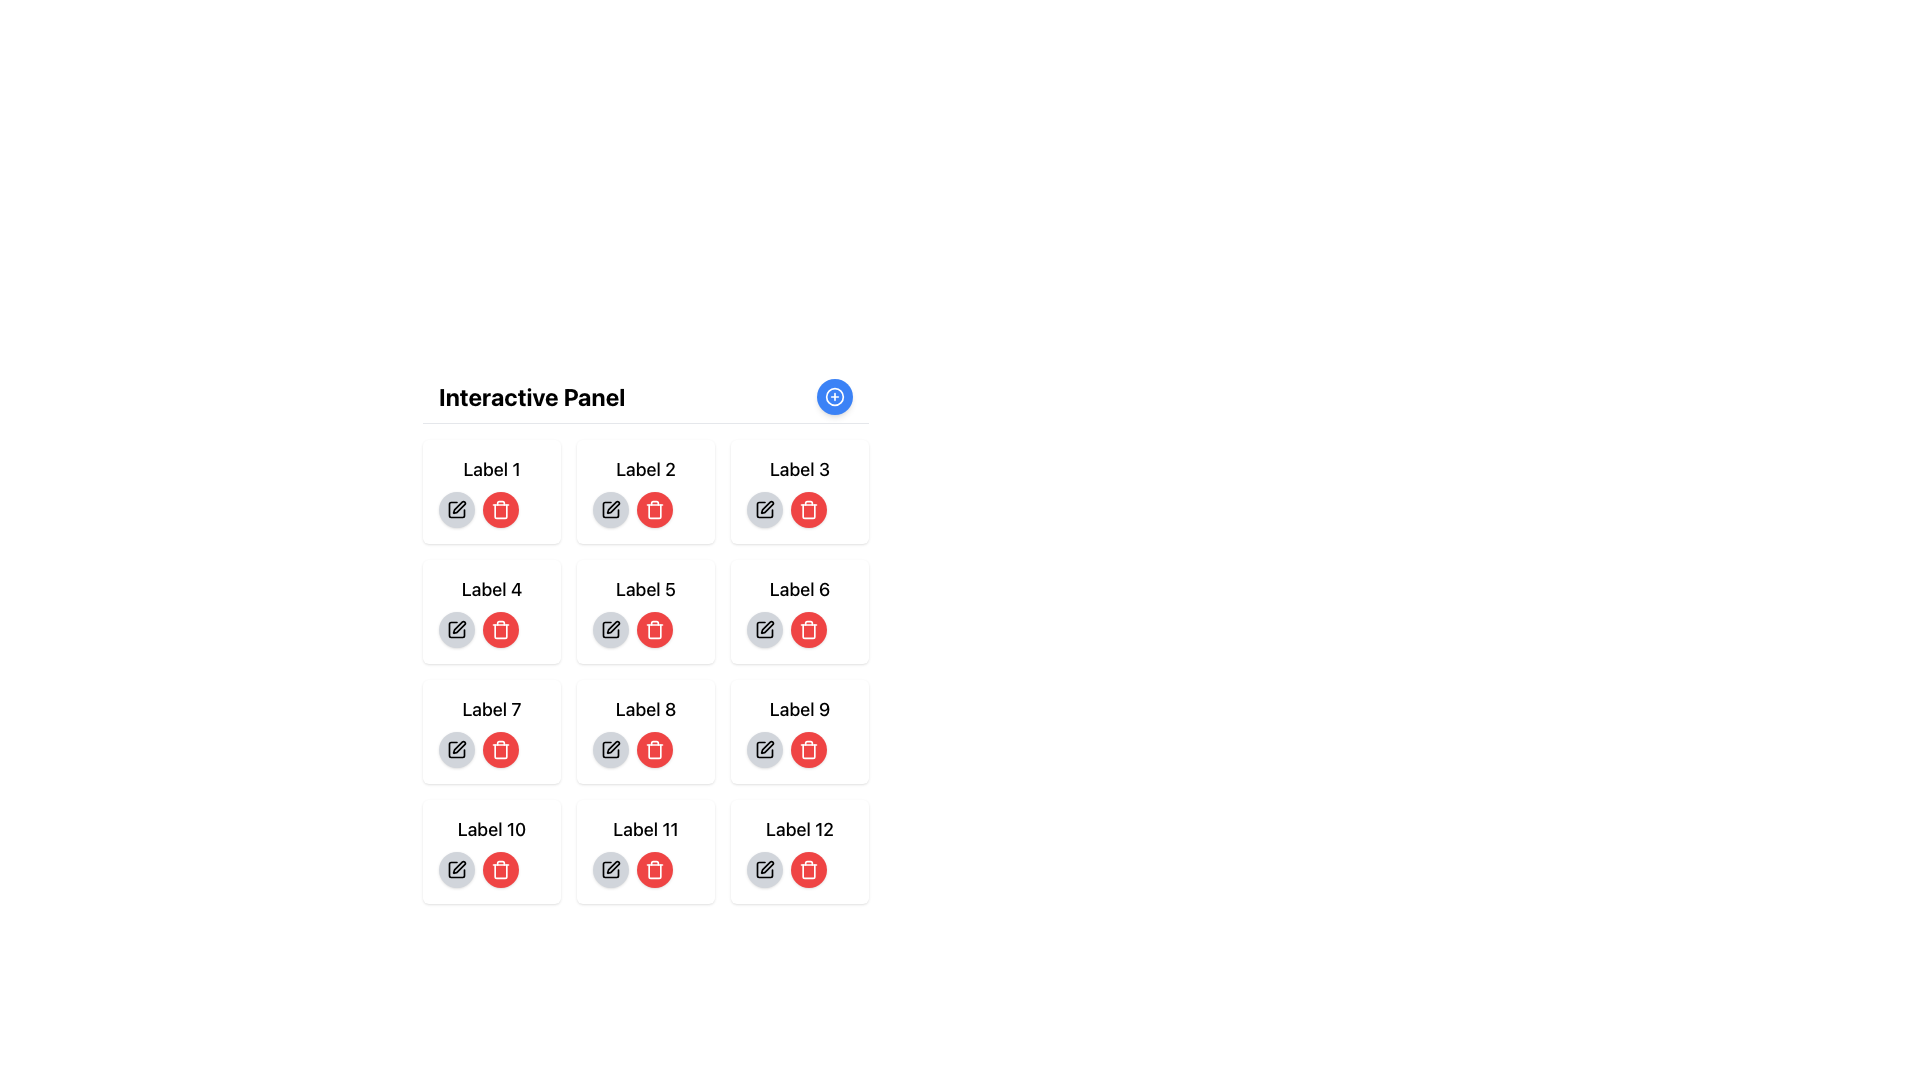  I want to click on the edit button, which is the second button in the group under 'Label 2', to visually highlight it, so click(609, 508).